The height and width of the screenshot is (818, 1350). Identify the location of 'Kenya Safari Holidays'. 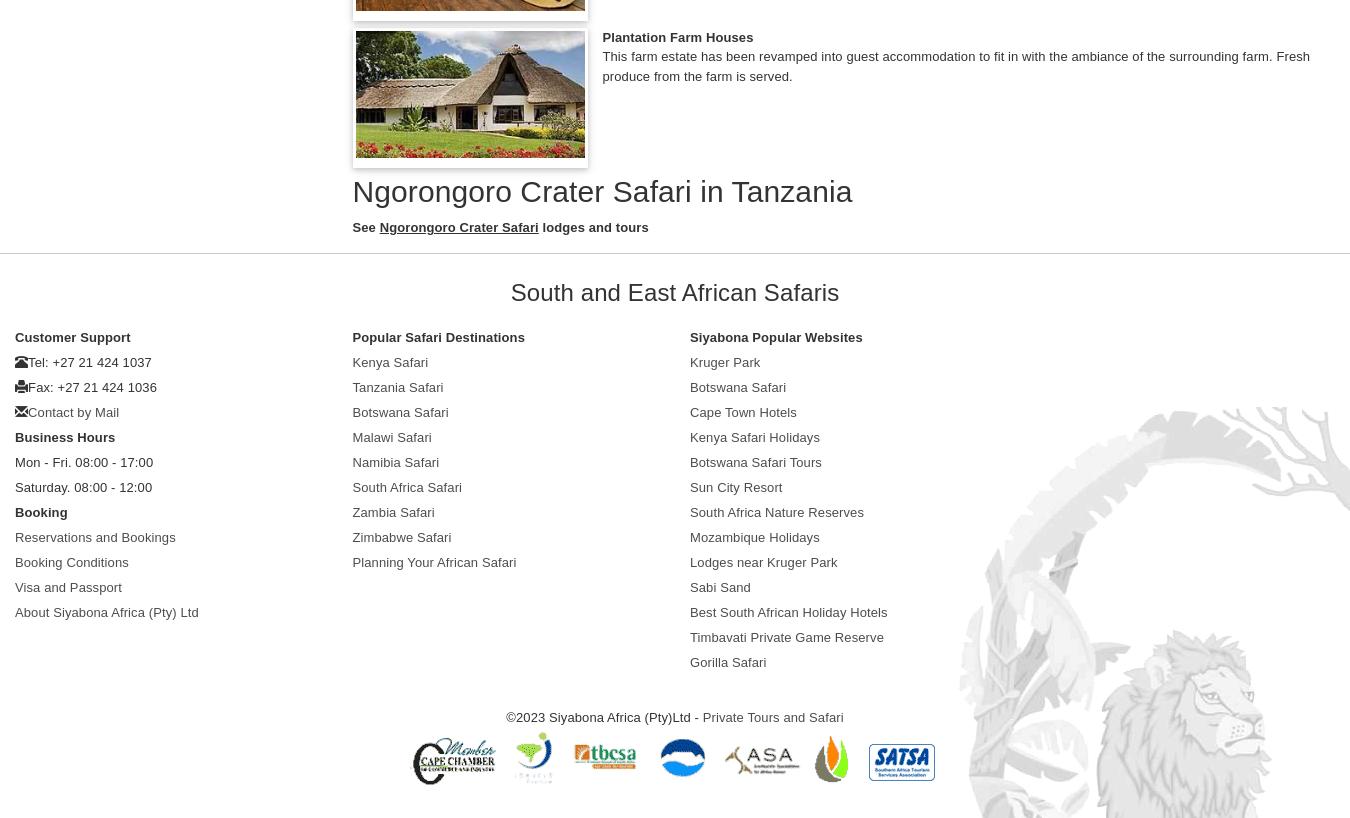
(754, 436).